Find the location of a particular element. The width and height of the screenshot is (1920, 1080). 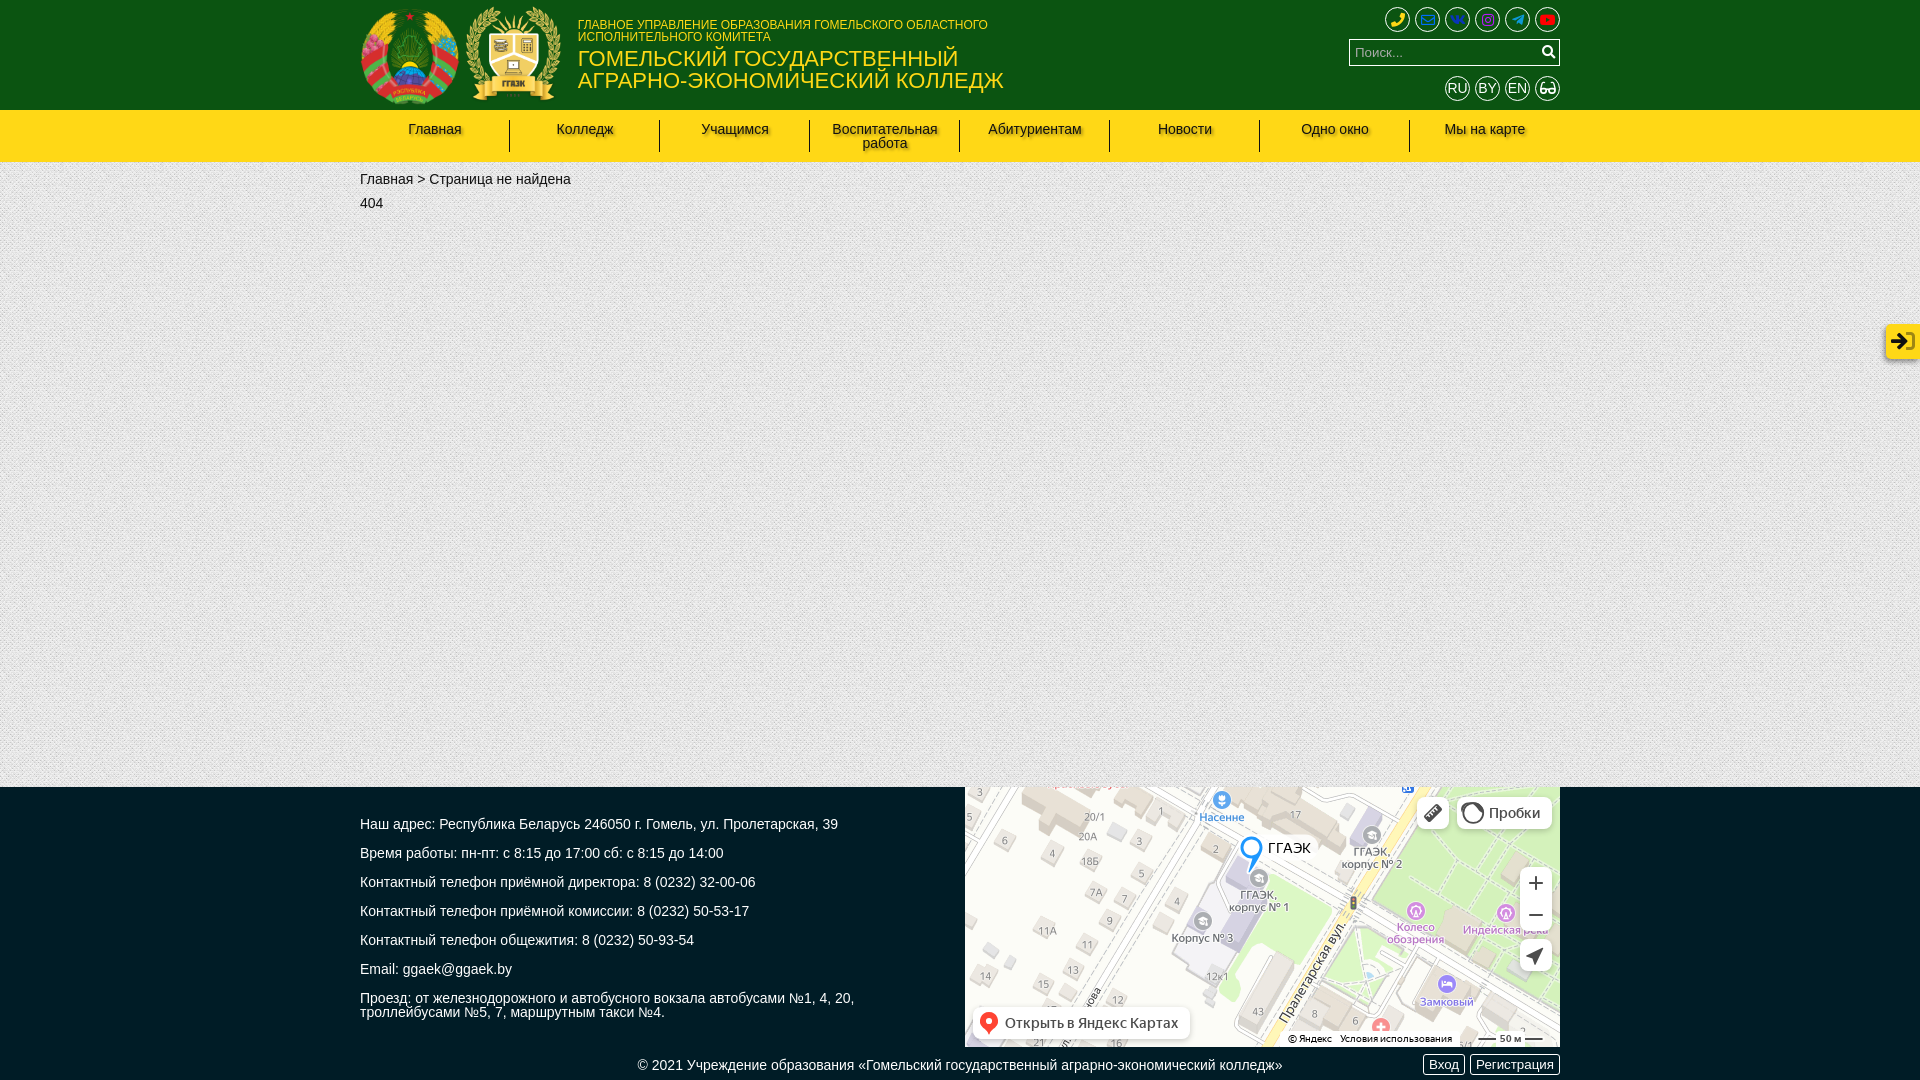

'RU' is located at coordinates (1457, 87).